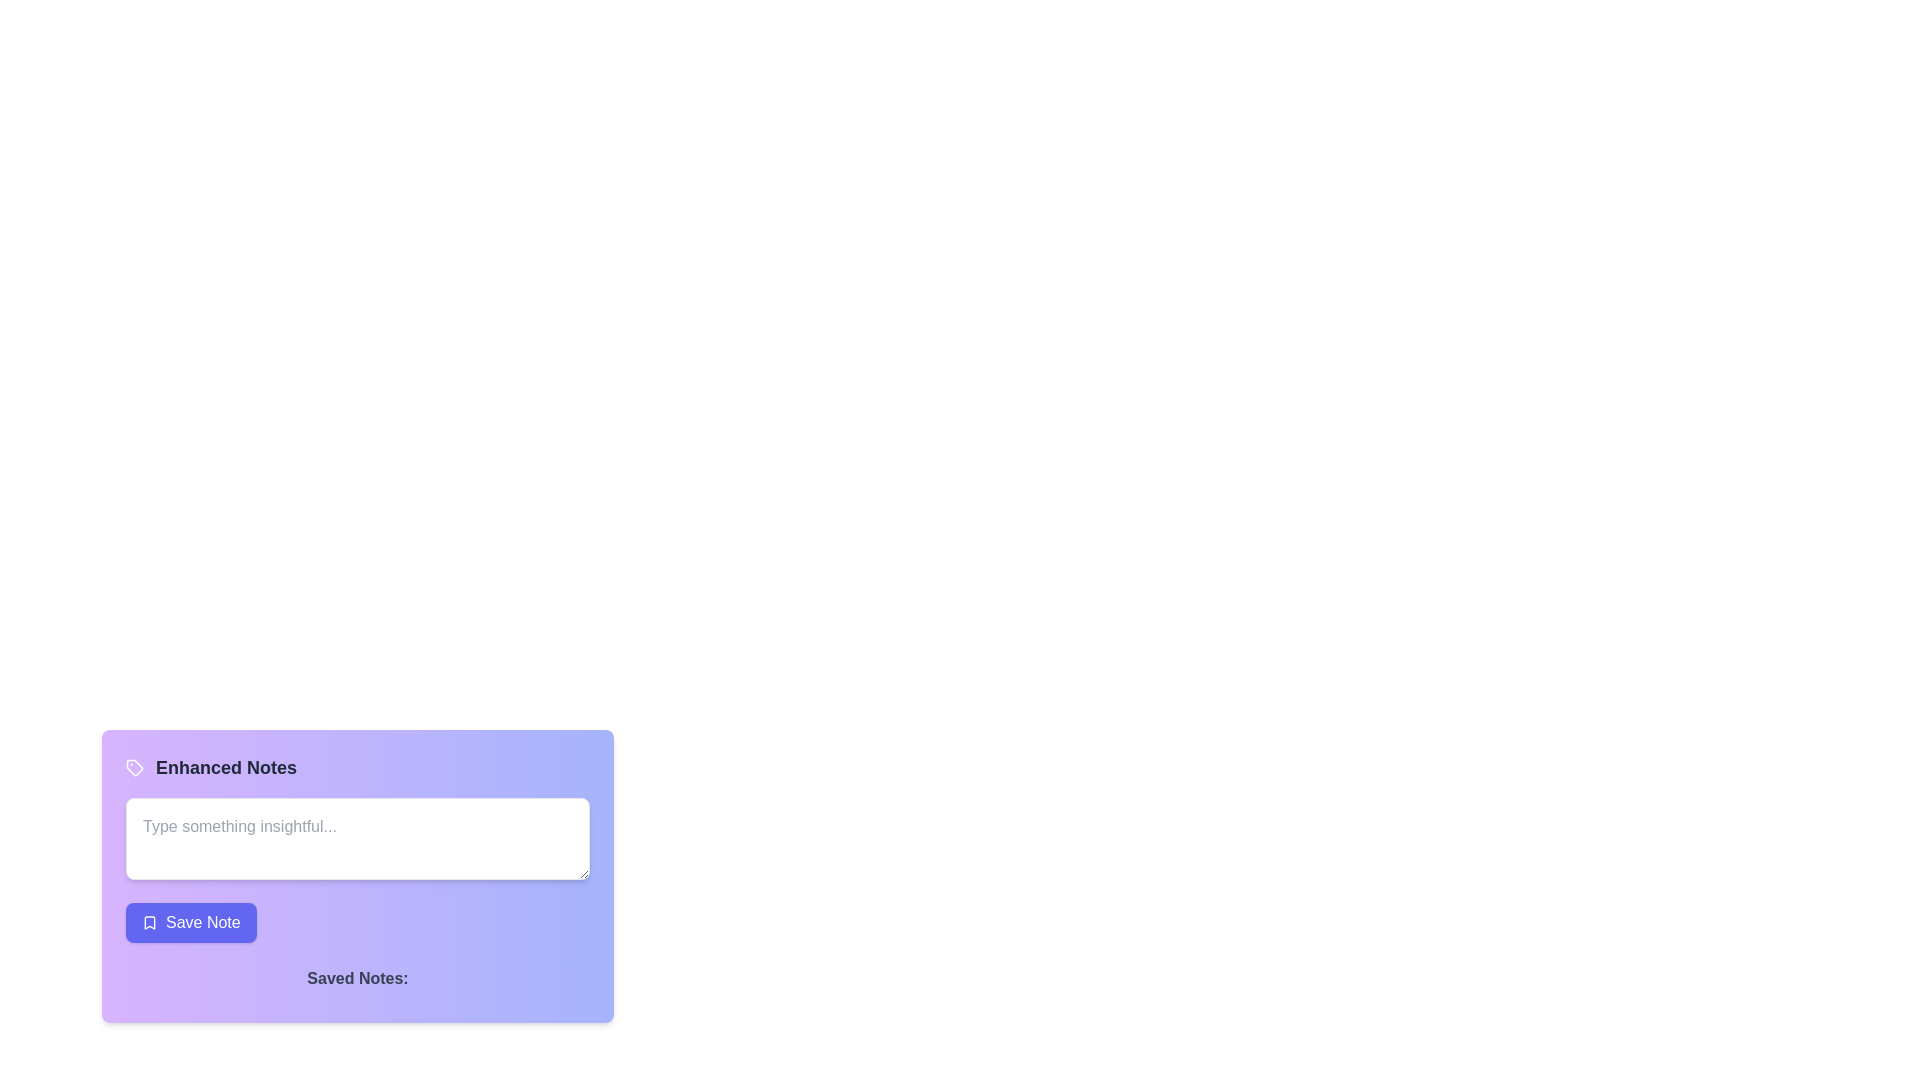 The height and width of the screenshot is (1080, 1920). What do you see at coordinates (202, 922) in the screenshot?
I see `the 'Save Note' button, which is a rounded rectangle with a gradient purple background, located at the bottom-left part of the card interface` at bounding box center [202, 922].